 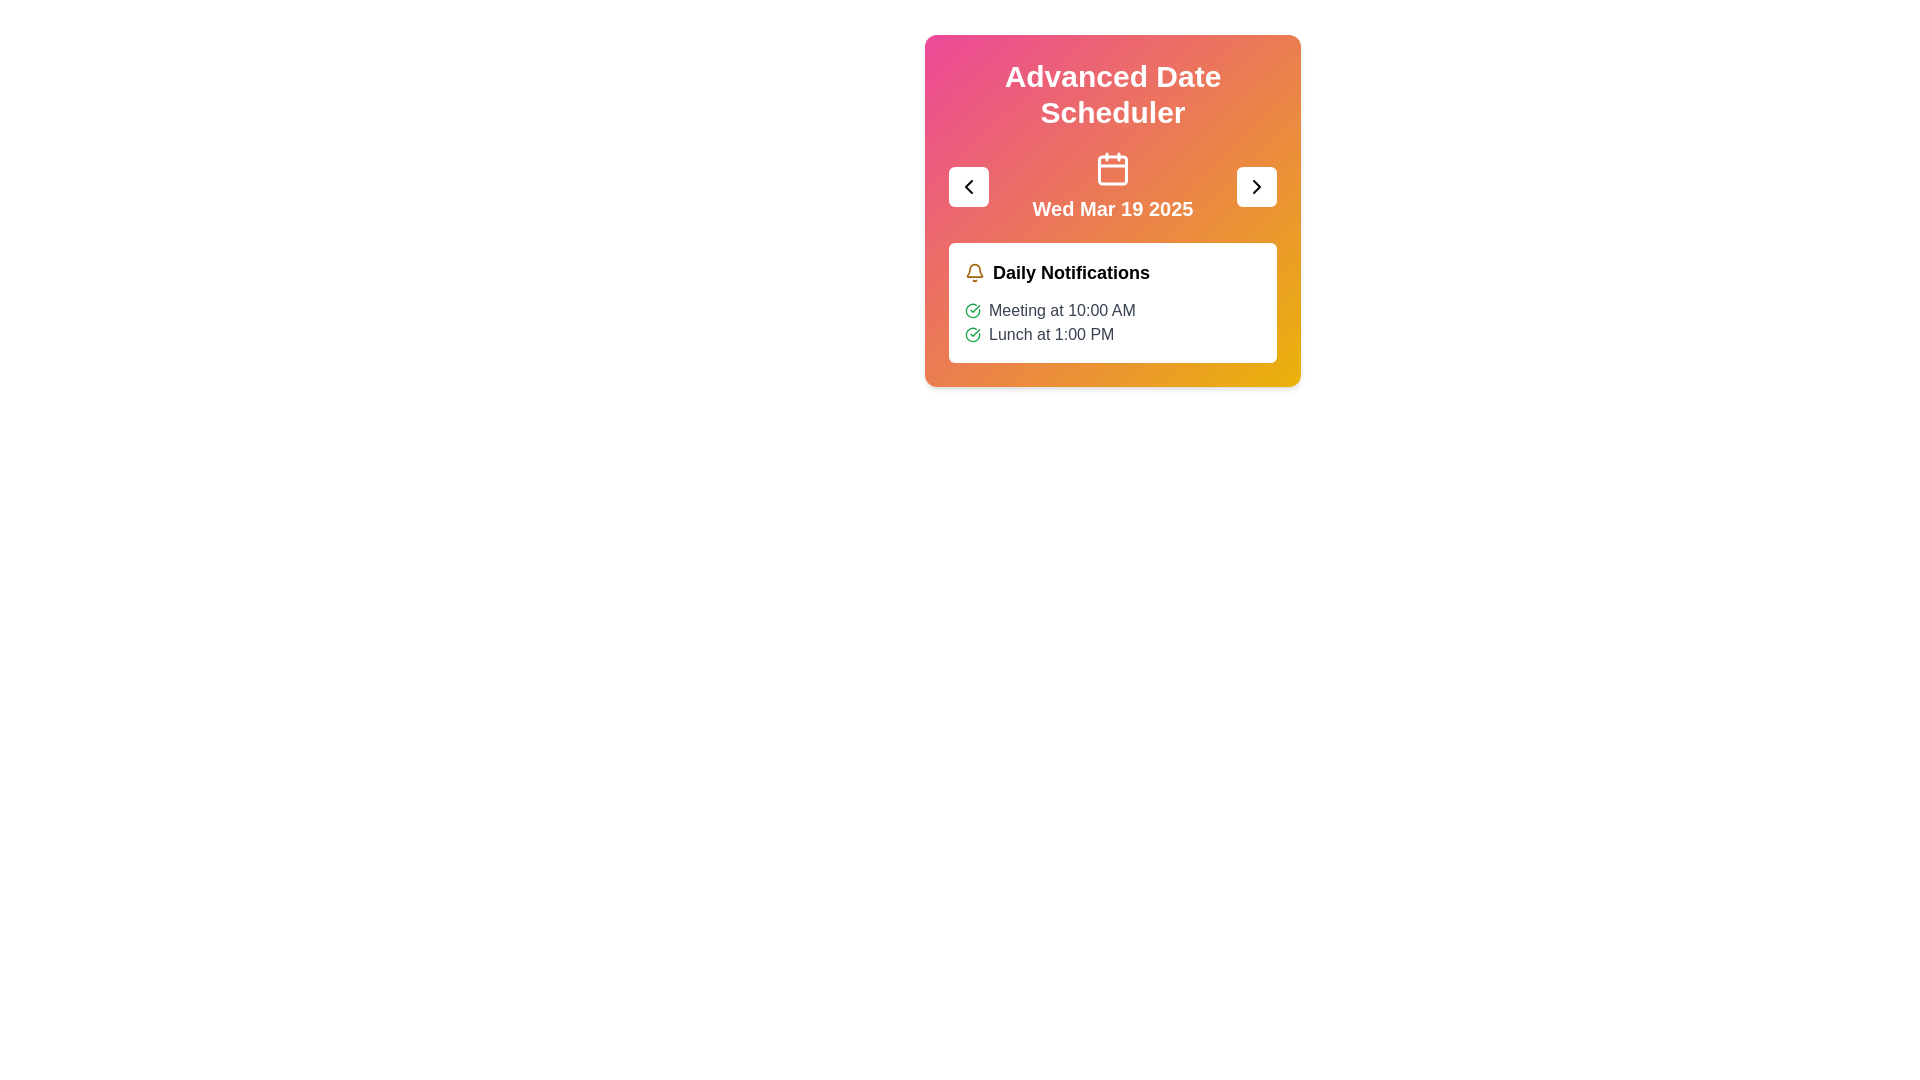 I want to click on the left chevron button located at the top-left corner of the main content area of the card interface to trigger visual feedback indicating interactivity, so click(x=969, y=186).